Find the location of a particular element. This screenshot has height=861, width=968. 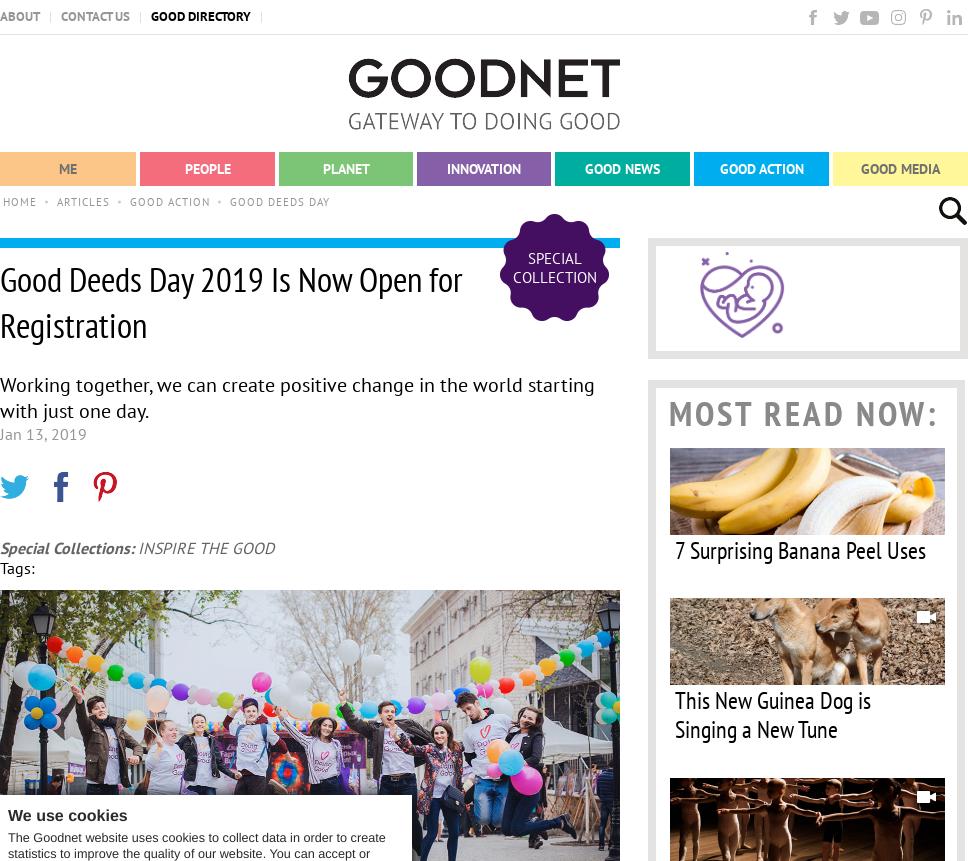

'Sustainability' is located at coordinates (341, 309).